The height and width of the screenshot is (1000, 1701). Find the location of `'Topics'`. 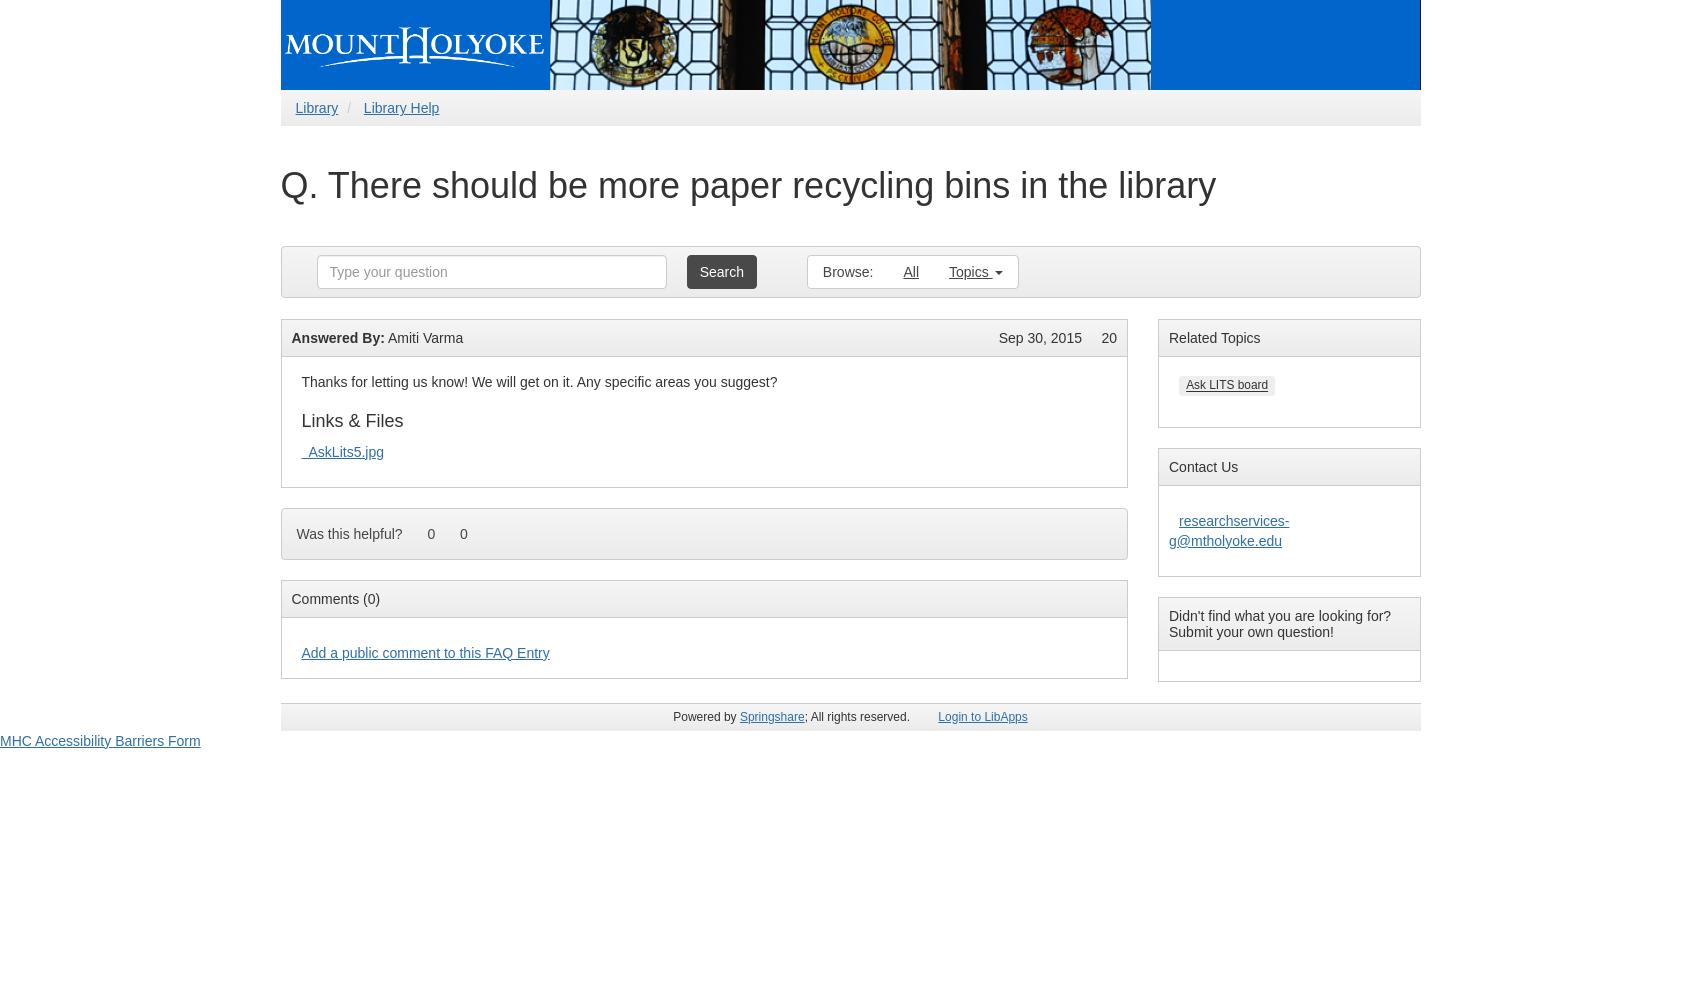

'Topics' is located at coordinates (947, 271).